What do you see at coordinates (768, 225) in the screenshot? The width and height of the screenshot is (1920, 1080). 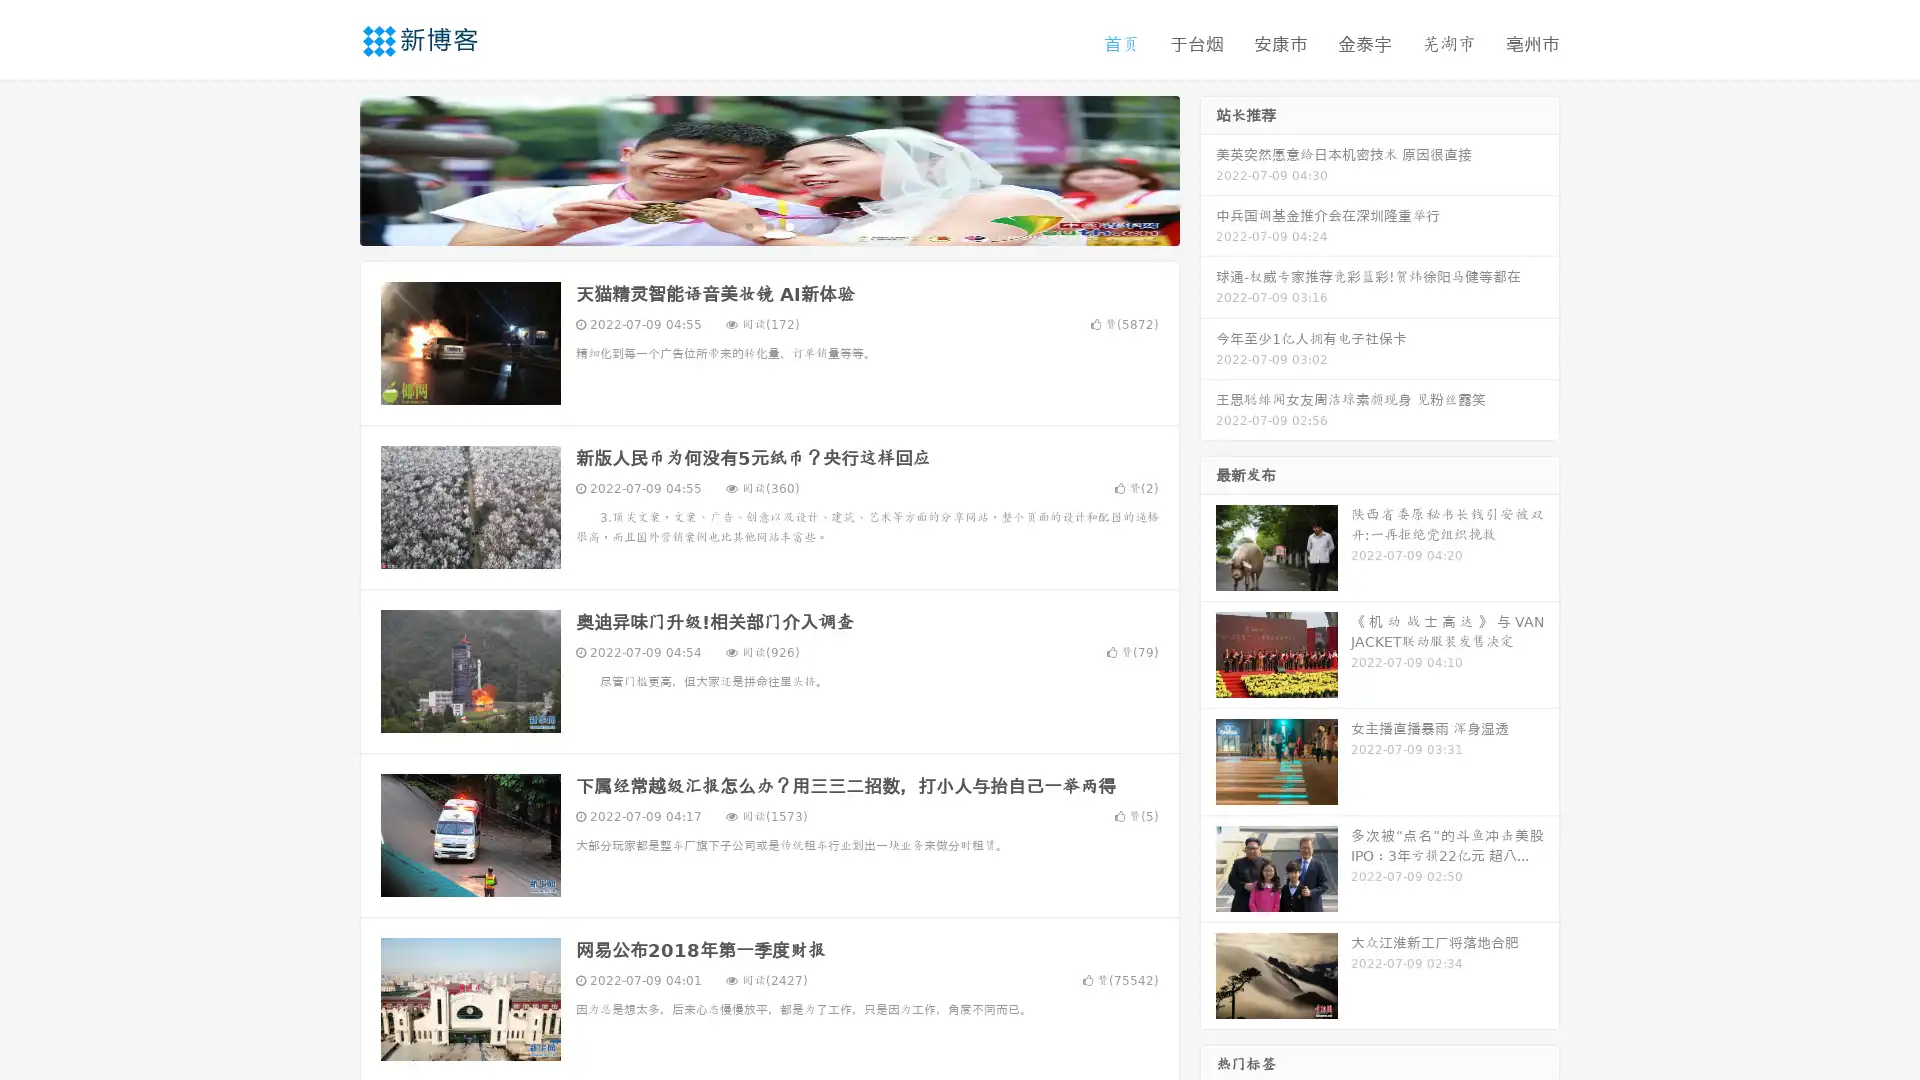 I see `Go to slide 2` at bounding box center [768, 225].